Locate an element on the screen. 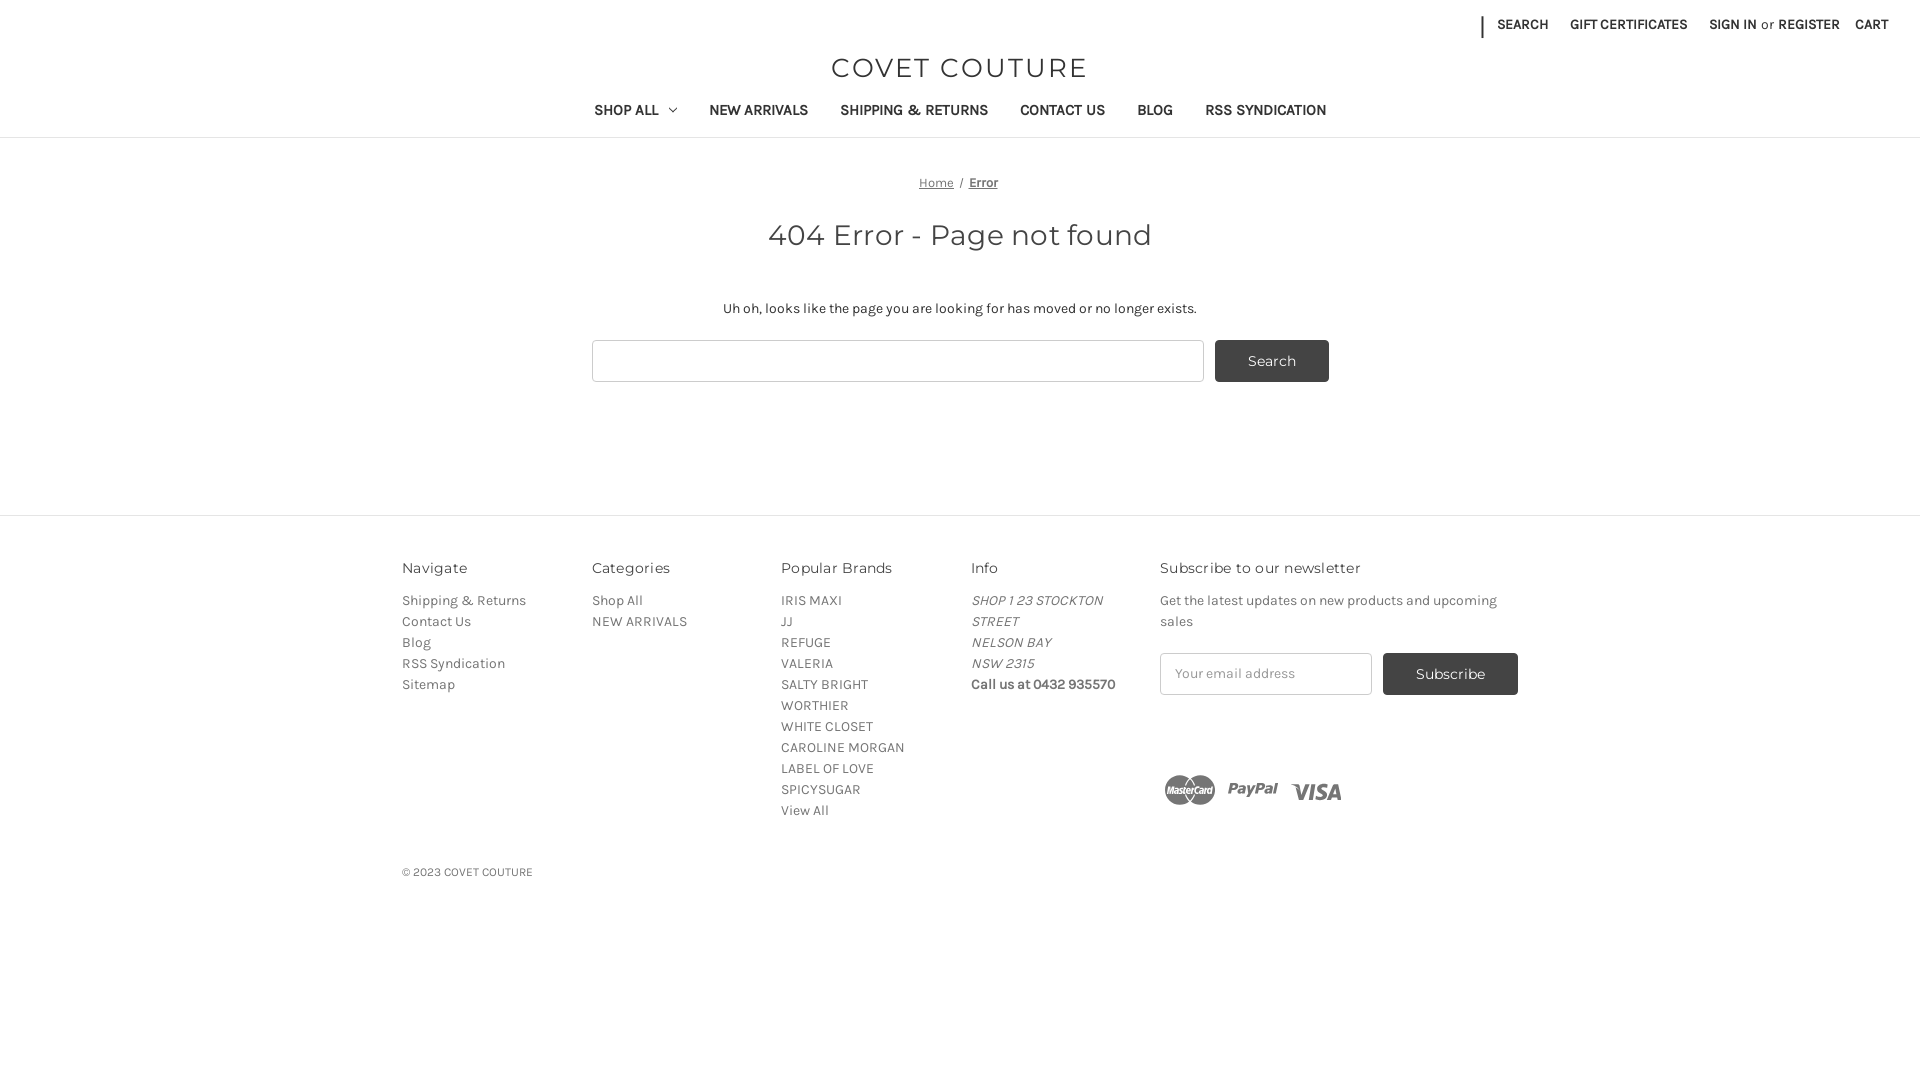 The image size is (1920, 1080). 'REFUGE' is located at coordinates (806, 642).